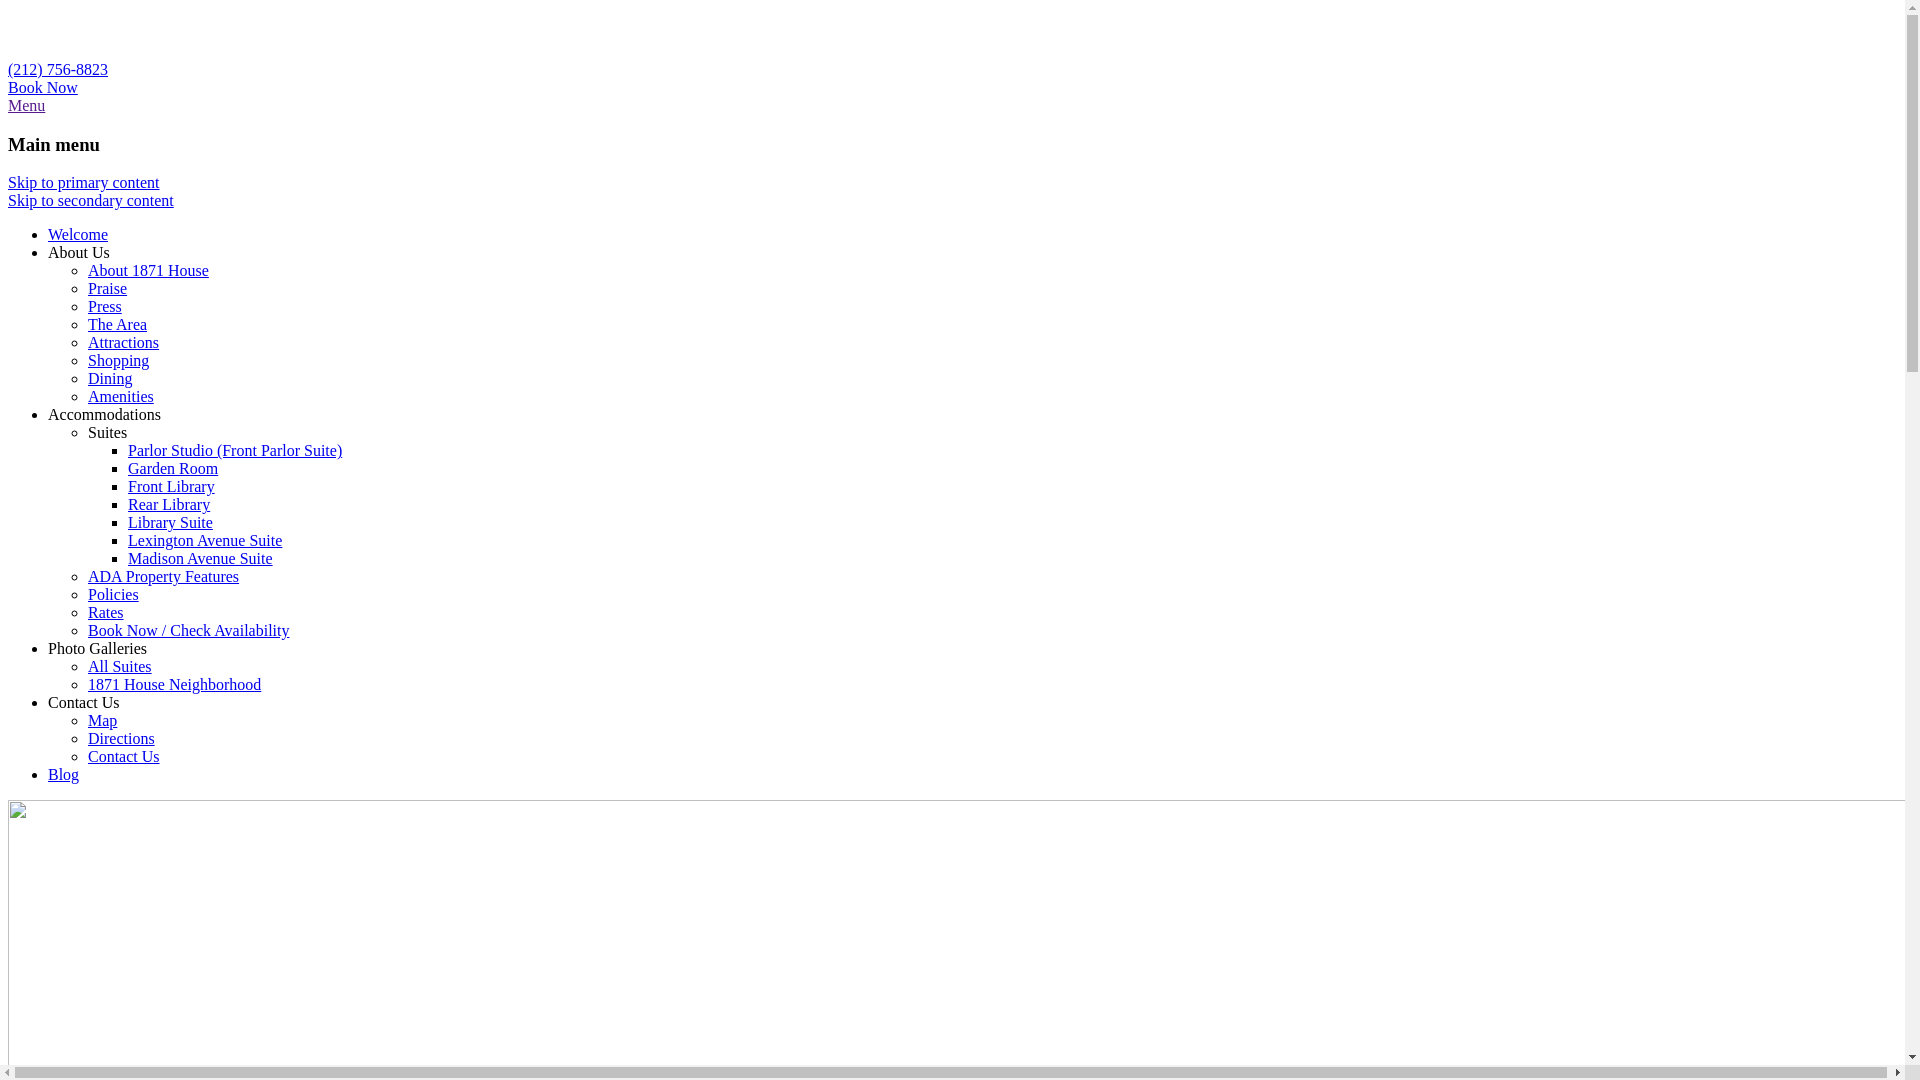 The width and height of the screenshot is (1920, 1080). What do you see at coordinates (171, 486) in the screenshot?
I see `'Front Library'` at bounding box center [171, 486].